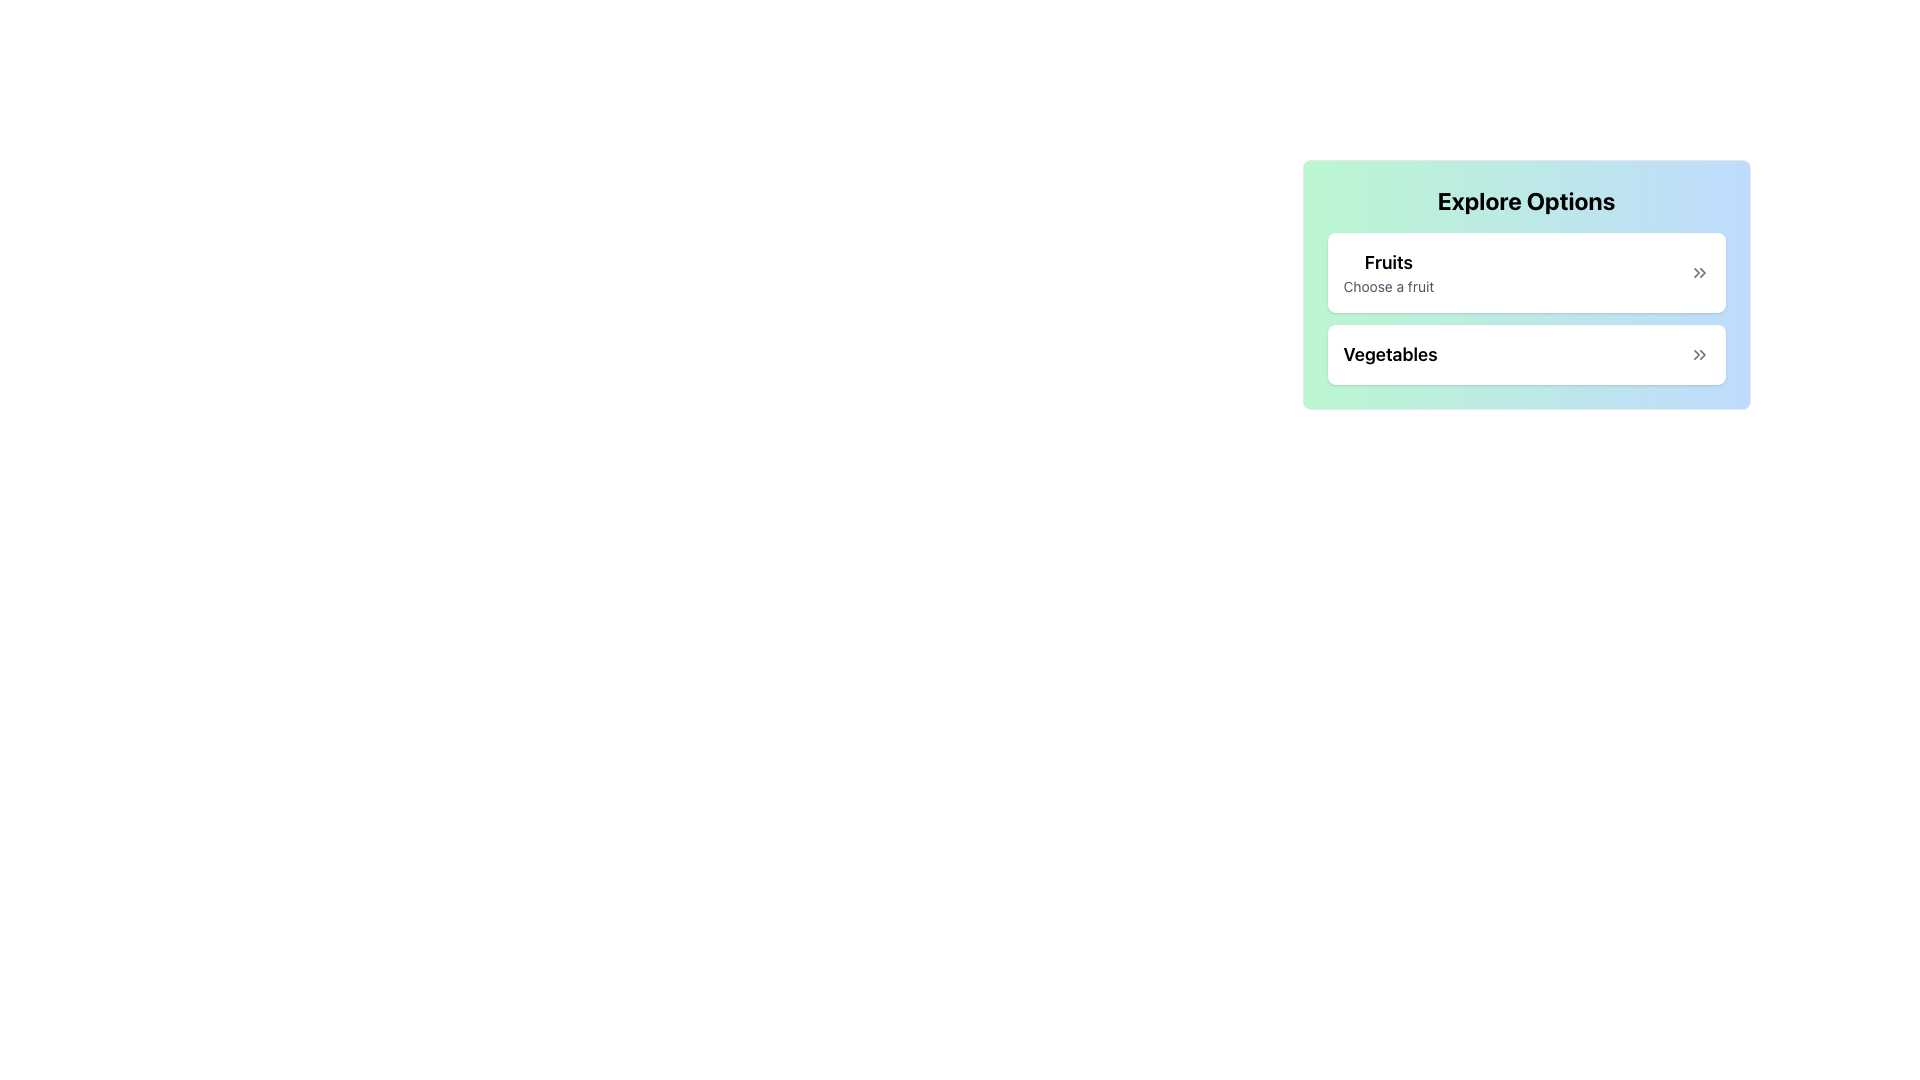 This screenshot has width=1920, height=1080. I want to click on the first card in the vertically aligned list of options labeled 'Fruits', so click(1525, 273).